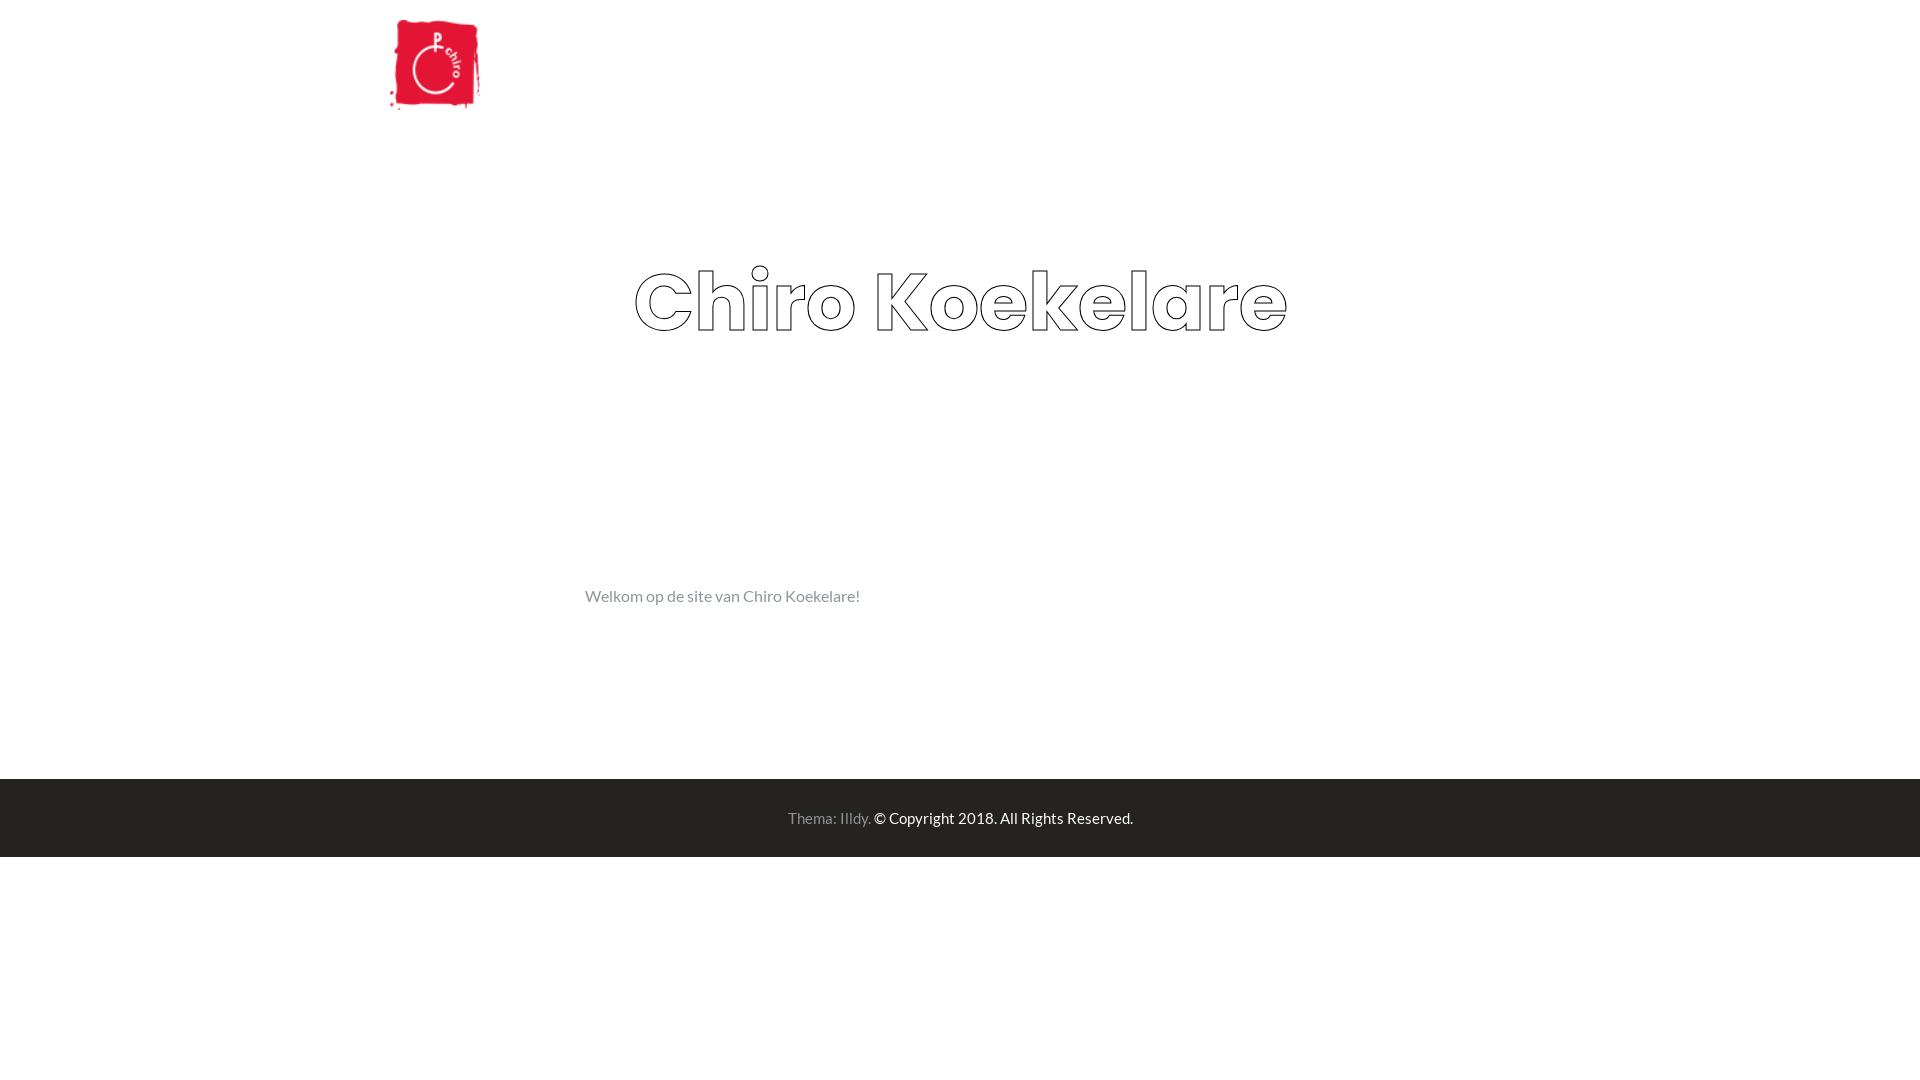 This screenshot has height=1080, width=1920. What do you see at coordinates (854, 817) in the screenshot?
I see `'Illdy'` at bounding box center [854, 817].